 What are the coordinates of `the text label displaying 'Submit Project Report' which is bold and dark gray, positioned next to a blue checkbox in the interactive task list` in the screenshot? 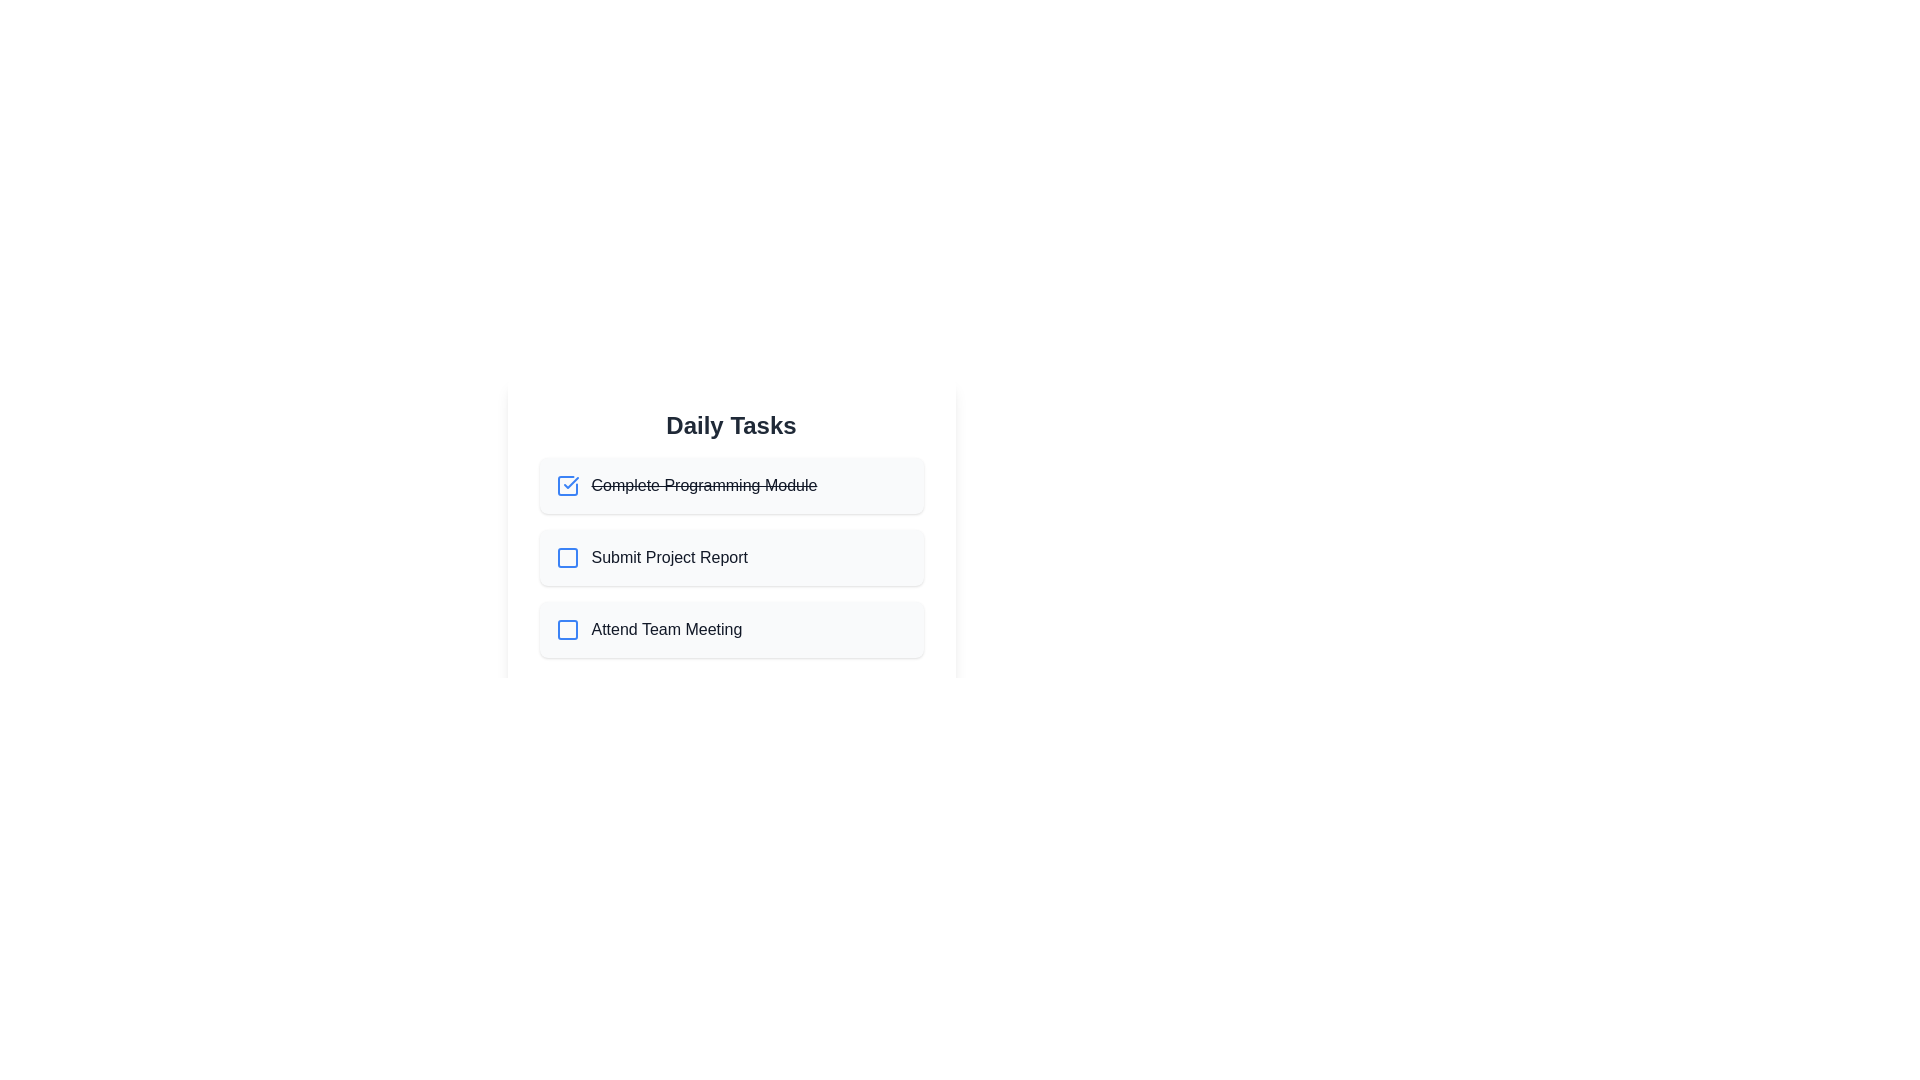 It's located at (669, 558).